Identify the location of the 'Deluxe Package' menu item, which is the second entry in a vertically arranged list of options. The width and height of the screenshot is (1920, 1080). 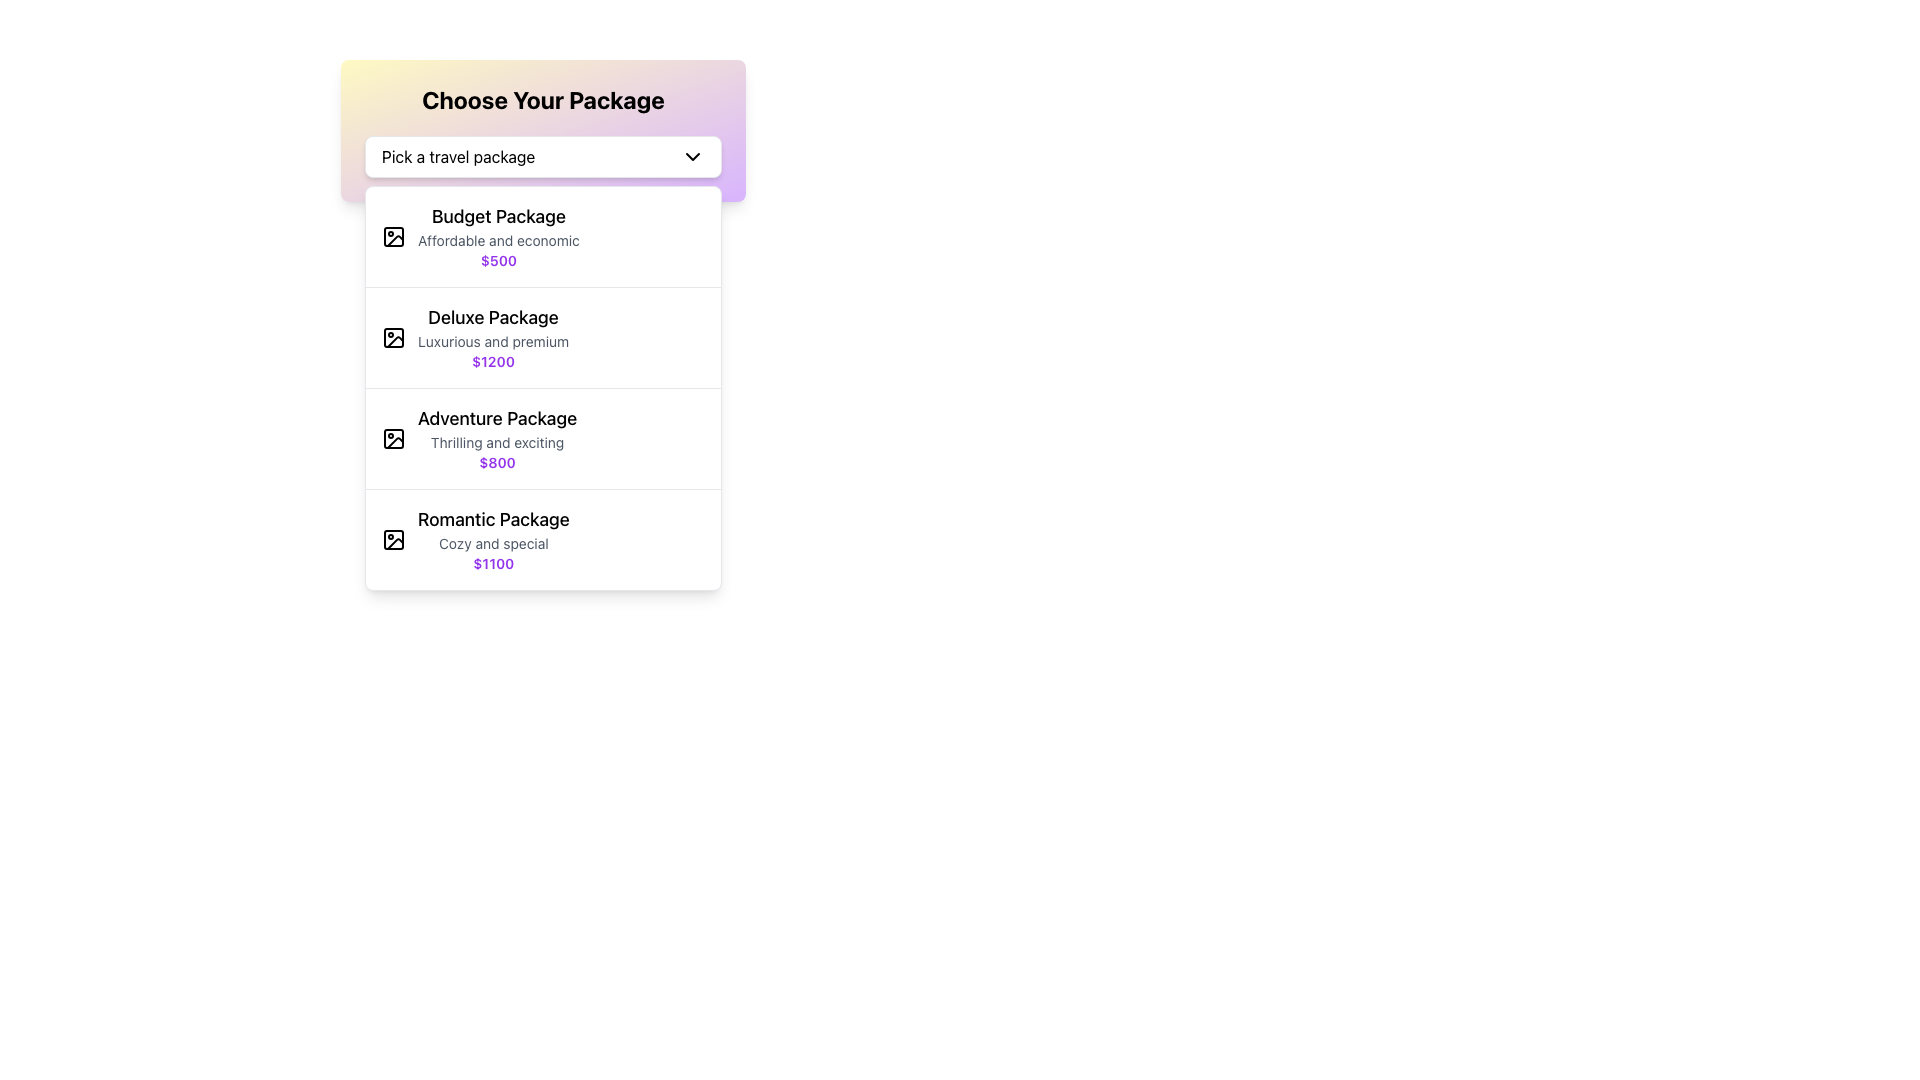
(543, 337).